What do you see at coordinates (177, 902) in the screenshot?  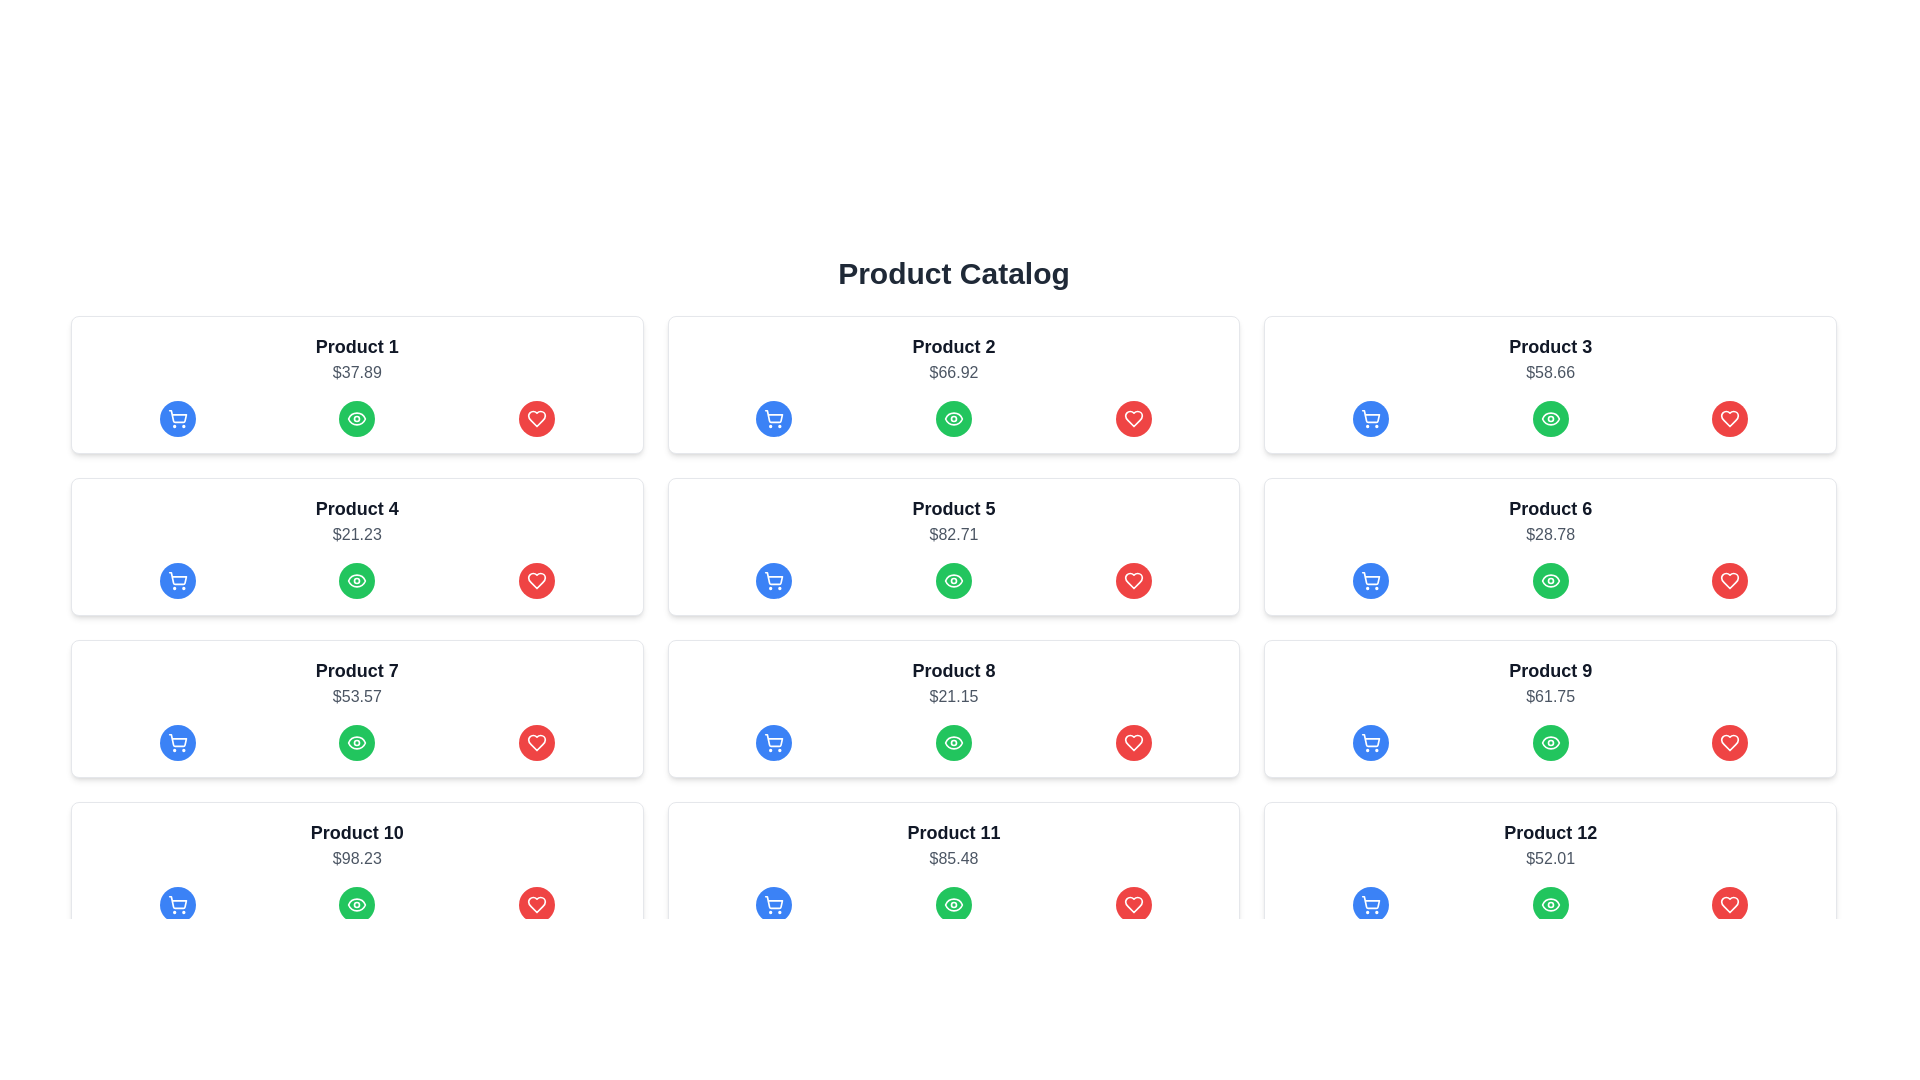 I see `the 'Add to Cart' button/icon located in the bottom-left corner of the 'Product 10' card to trigger a tooltip or highlight effect` at bounding box center [177, 902].